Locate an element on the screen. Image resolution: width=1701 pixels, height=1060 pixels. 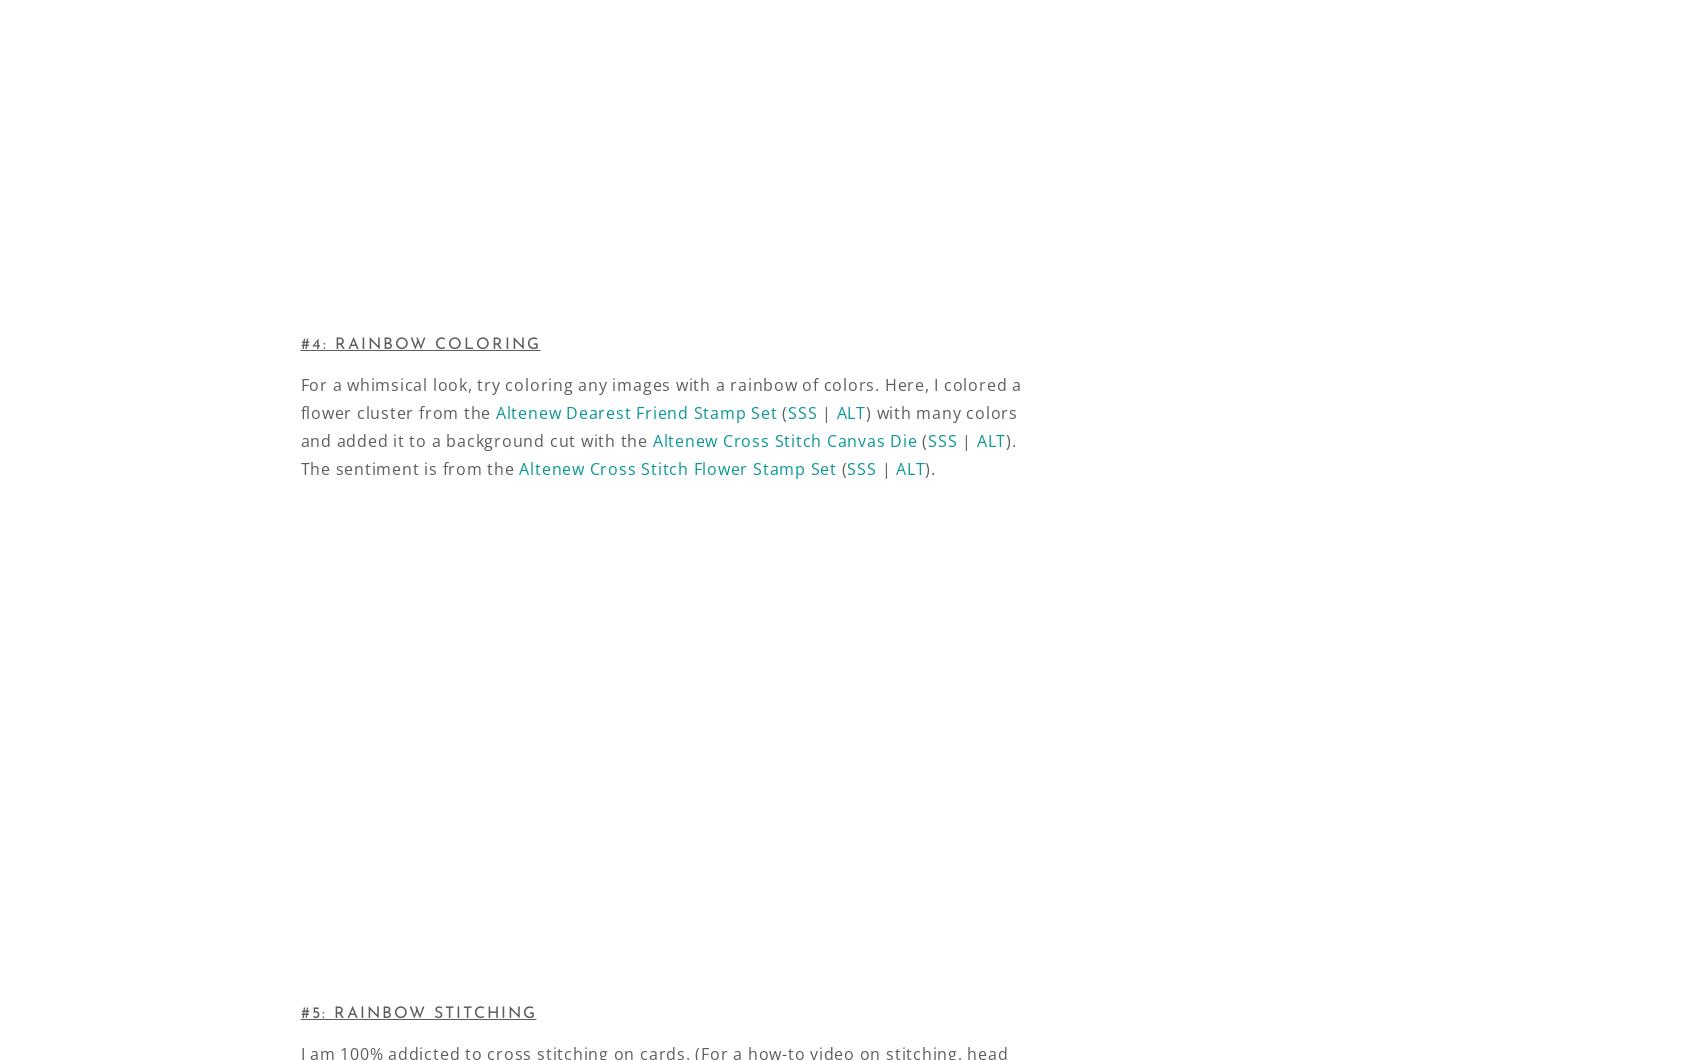
'Altenew Cross Stitch Canvas Die' is located at coordinates (784, 439).